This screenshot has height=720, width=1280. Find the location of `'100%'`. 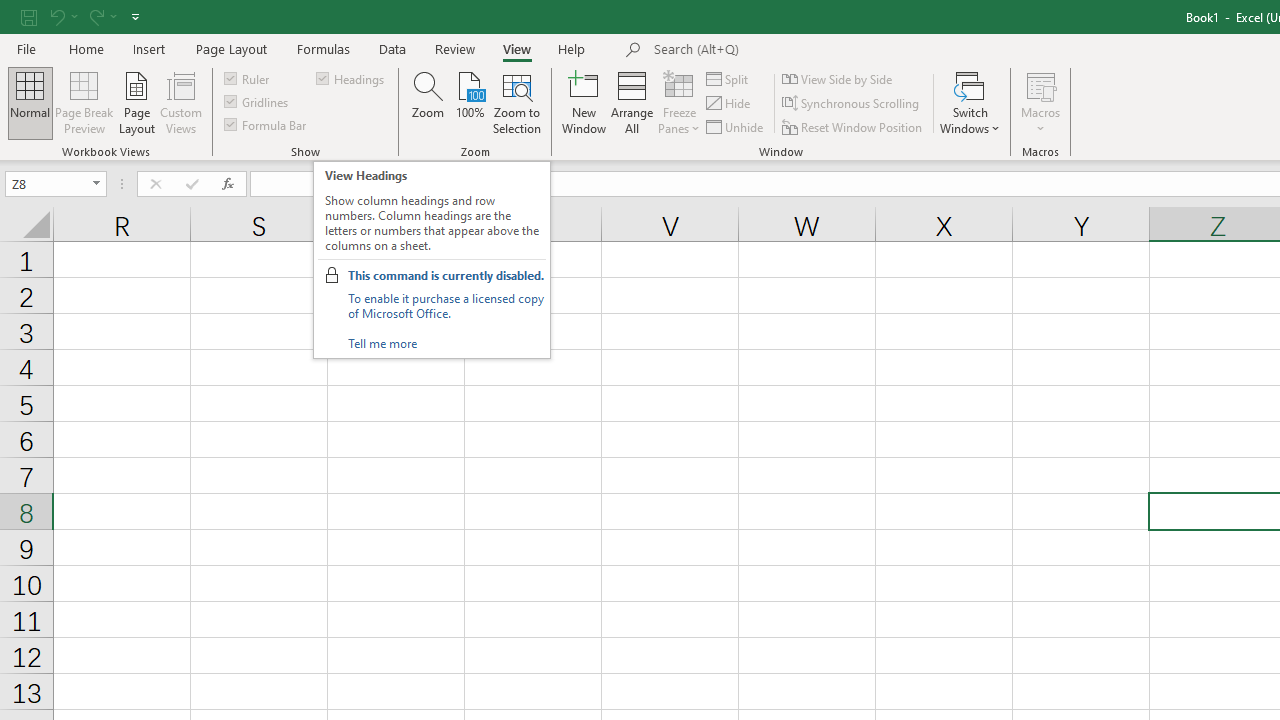

'100%' is located at coordinates (469, 103).